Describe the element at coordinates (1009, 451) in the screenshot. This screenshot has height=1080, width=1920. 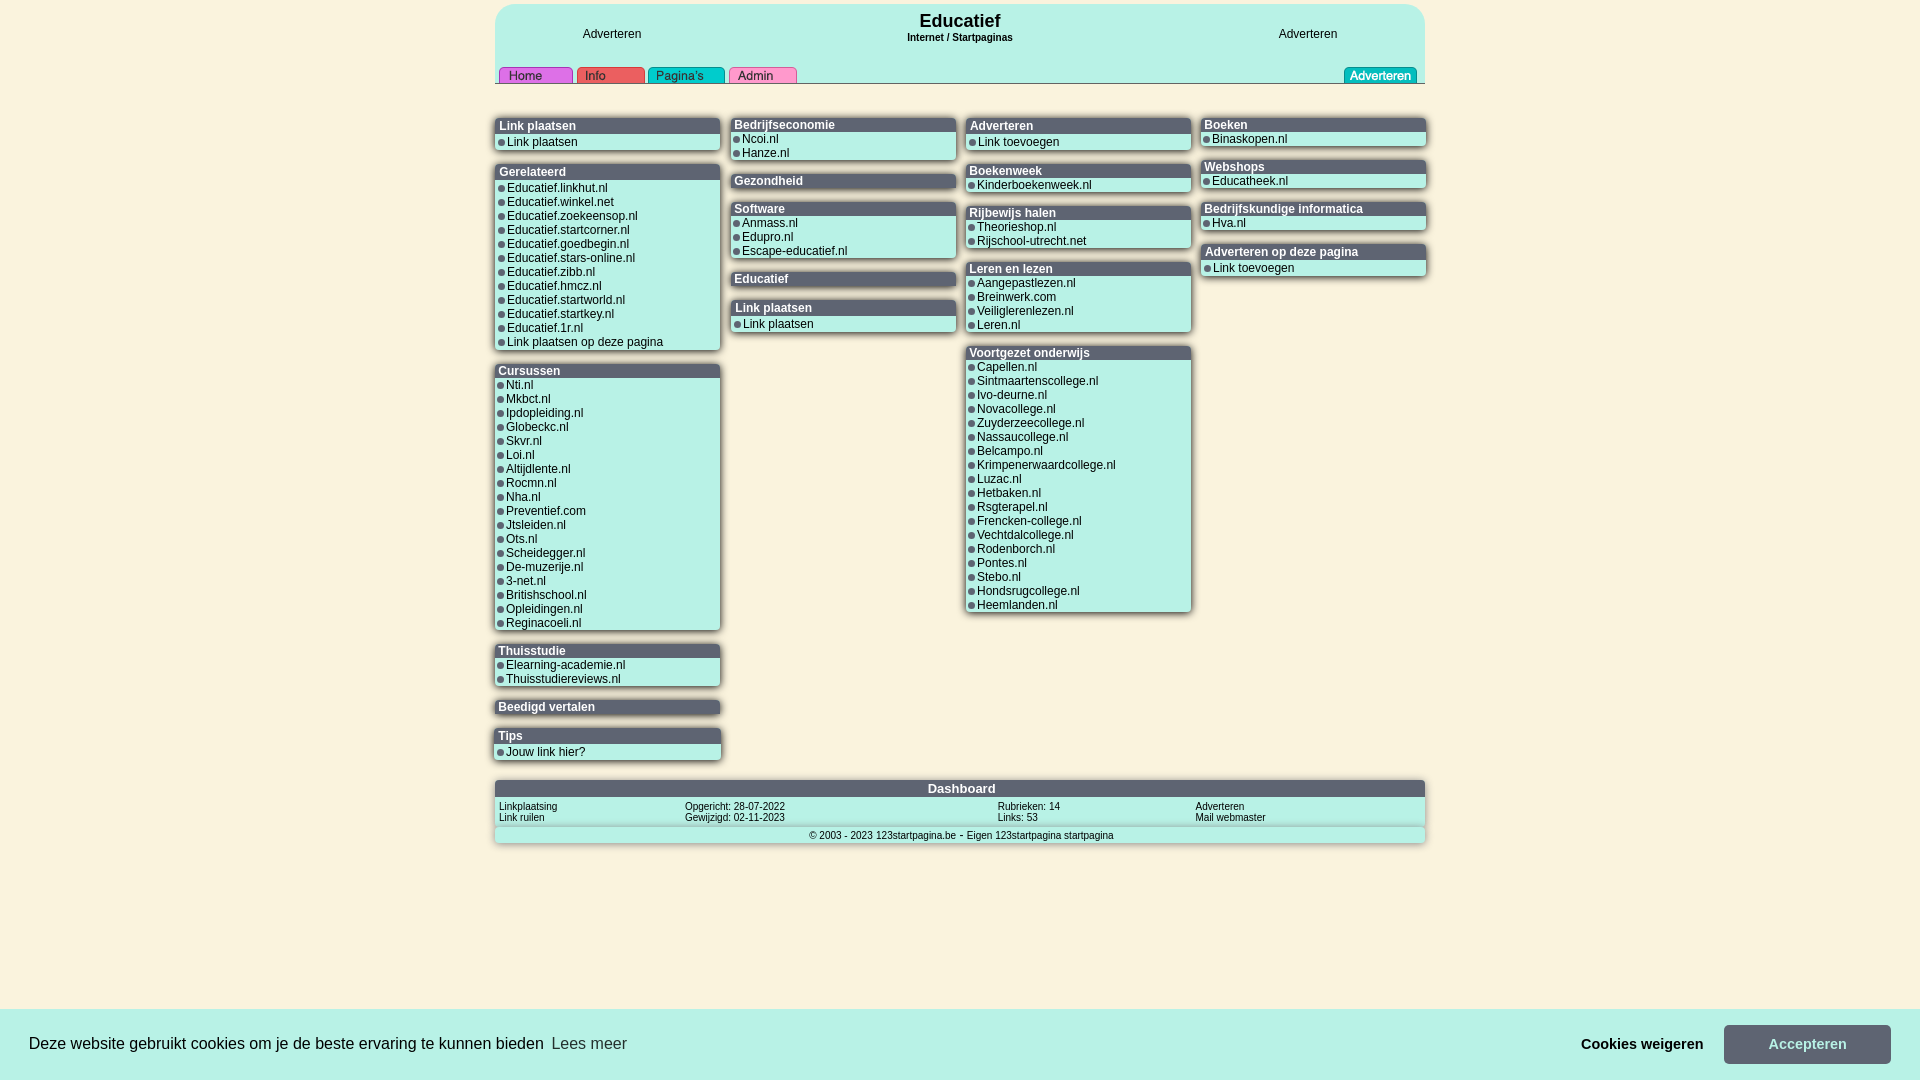
I see `'Belcampo.nl'` at that location.